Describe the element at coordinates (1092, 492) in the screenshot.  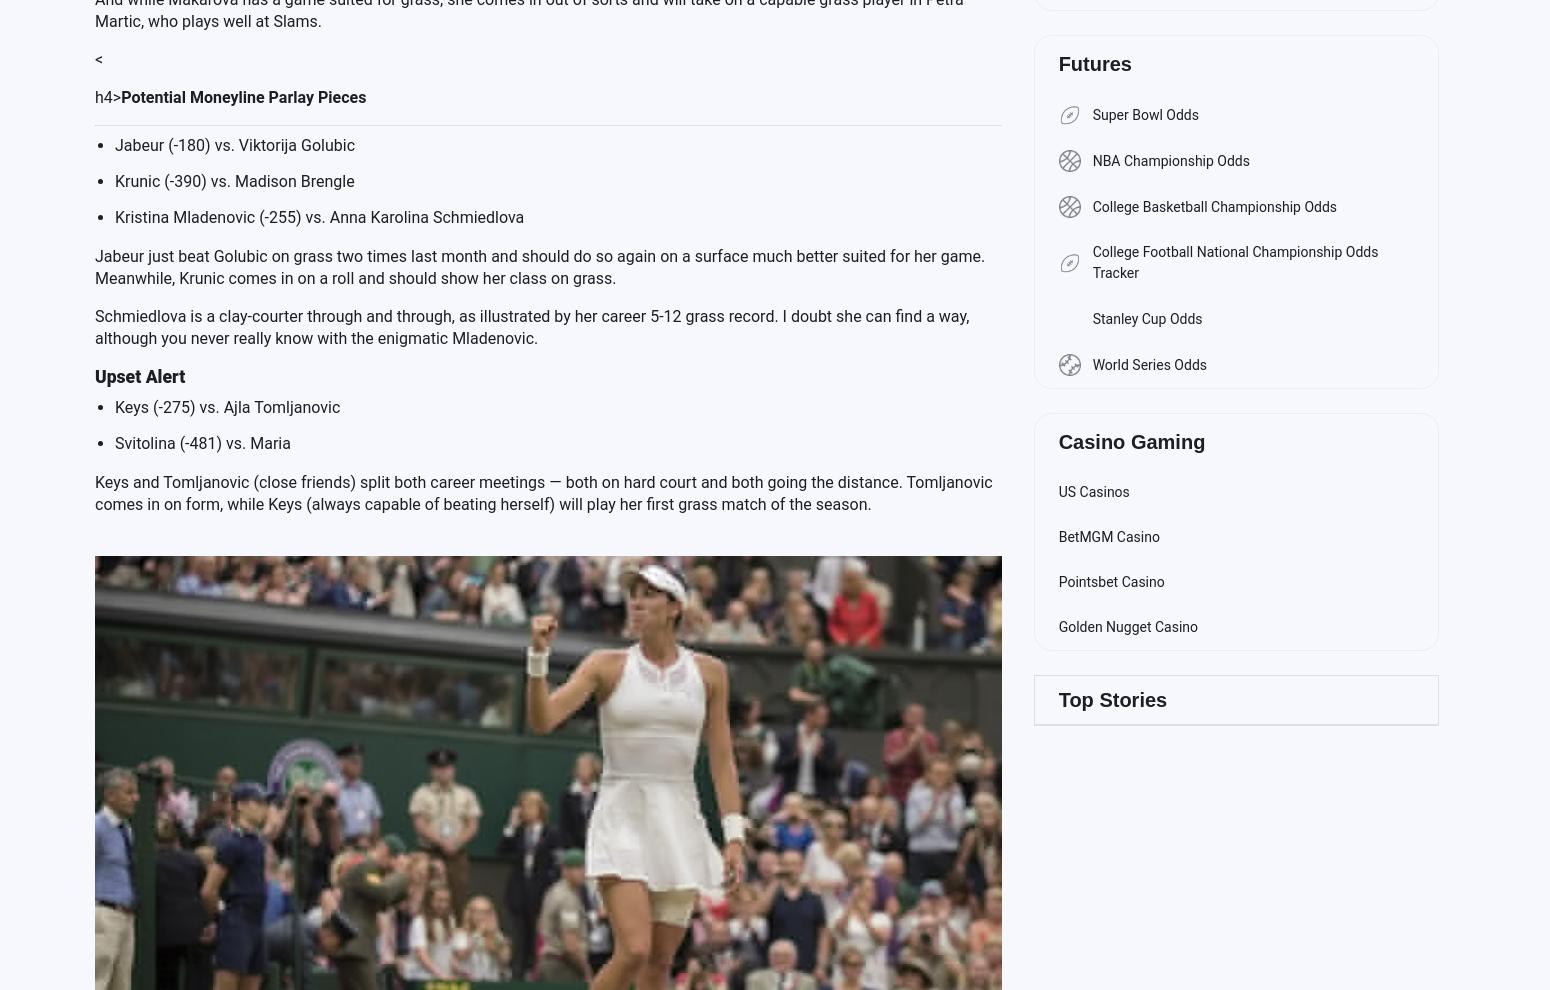
I see `'US Casinos'` at that location.